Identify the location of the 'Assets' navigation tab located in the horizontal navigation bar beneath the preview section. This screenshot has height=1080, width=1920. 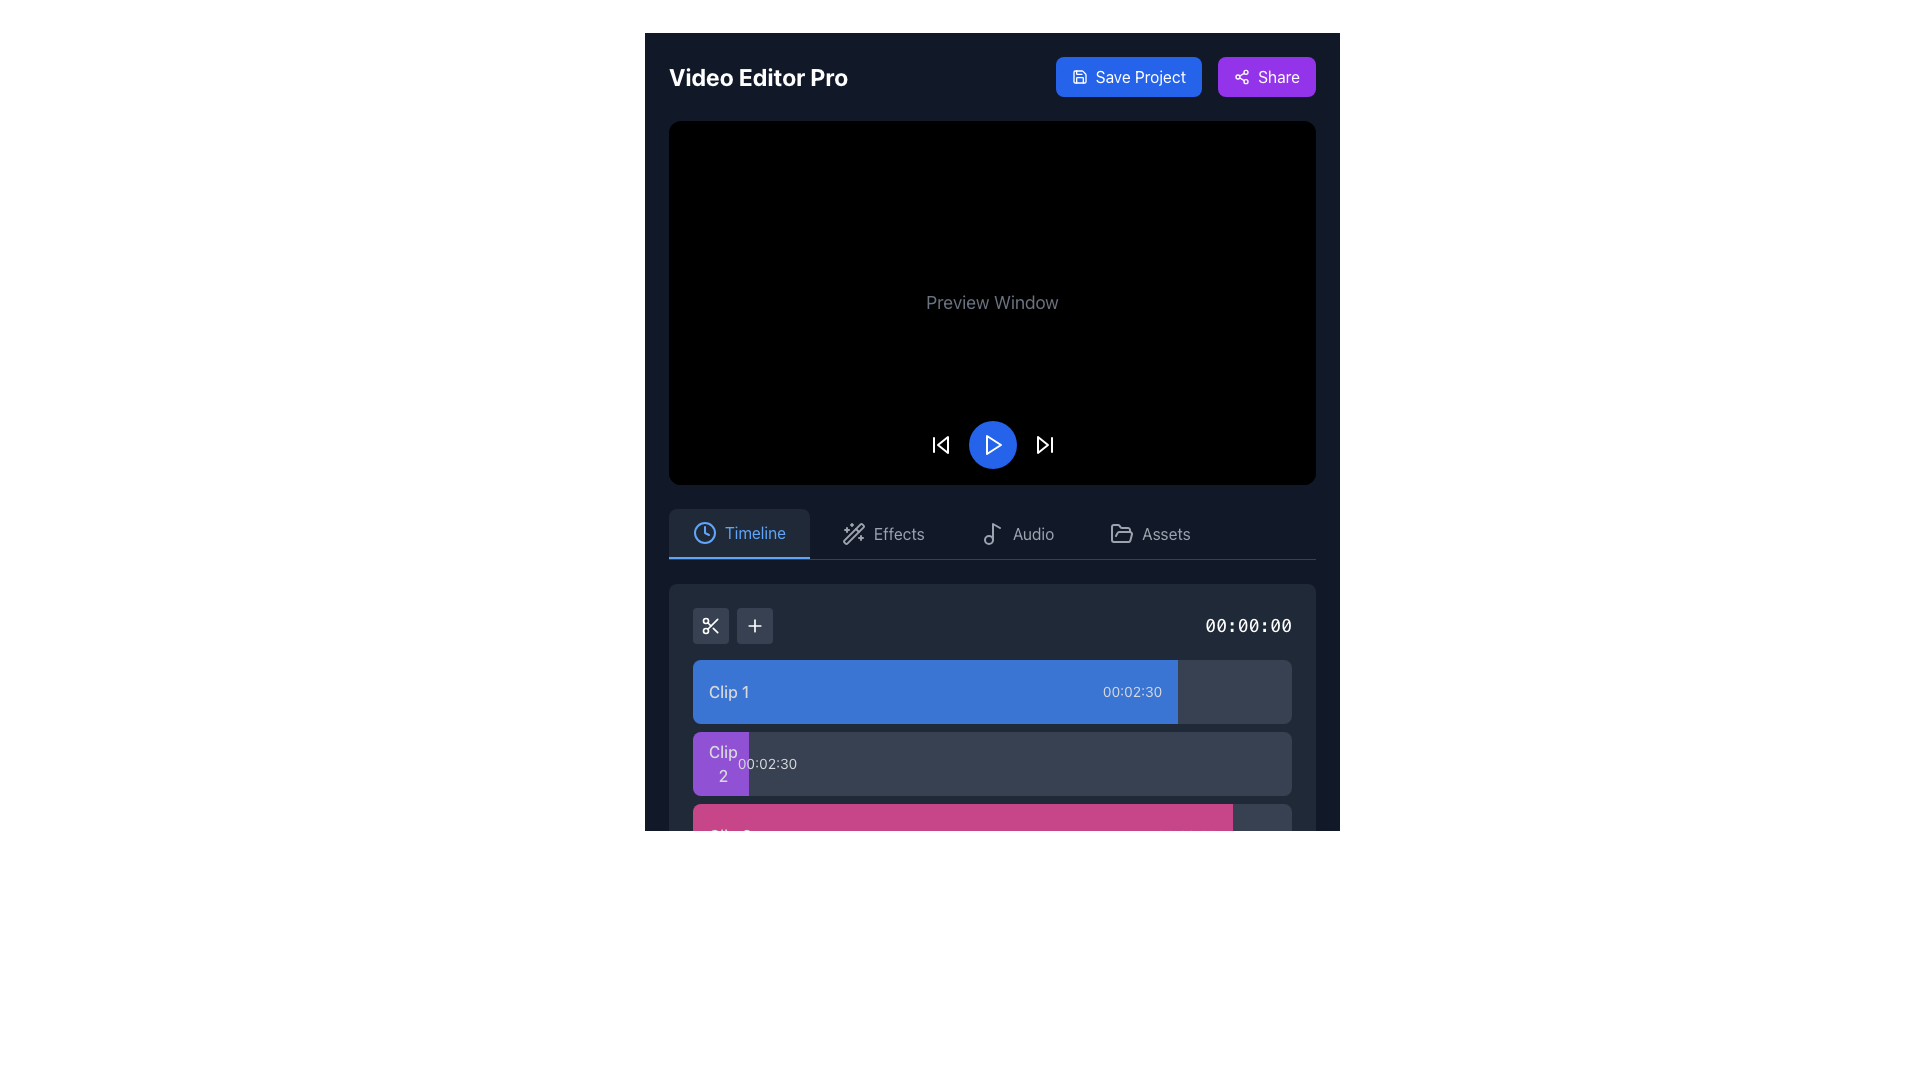
(1150, 532).